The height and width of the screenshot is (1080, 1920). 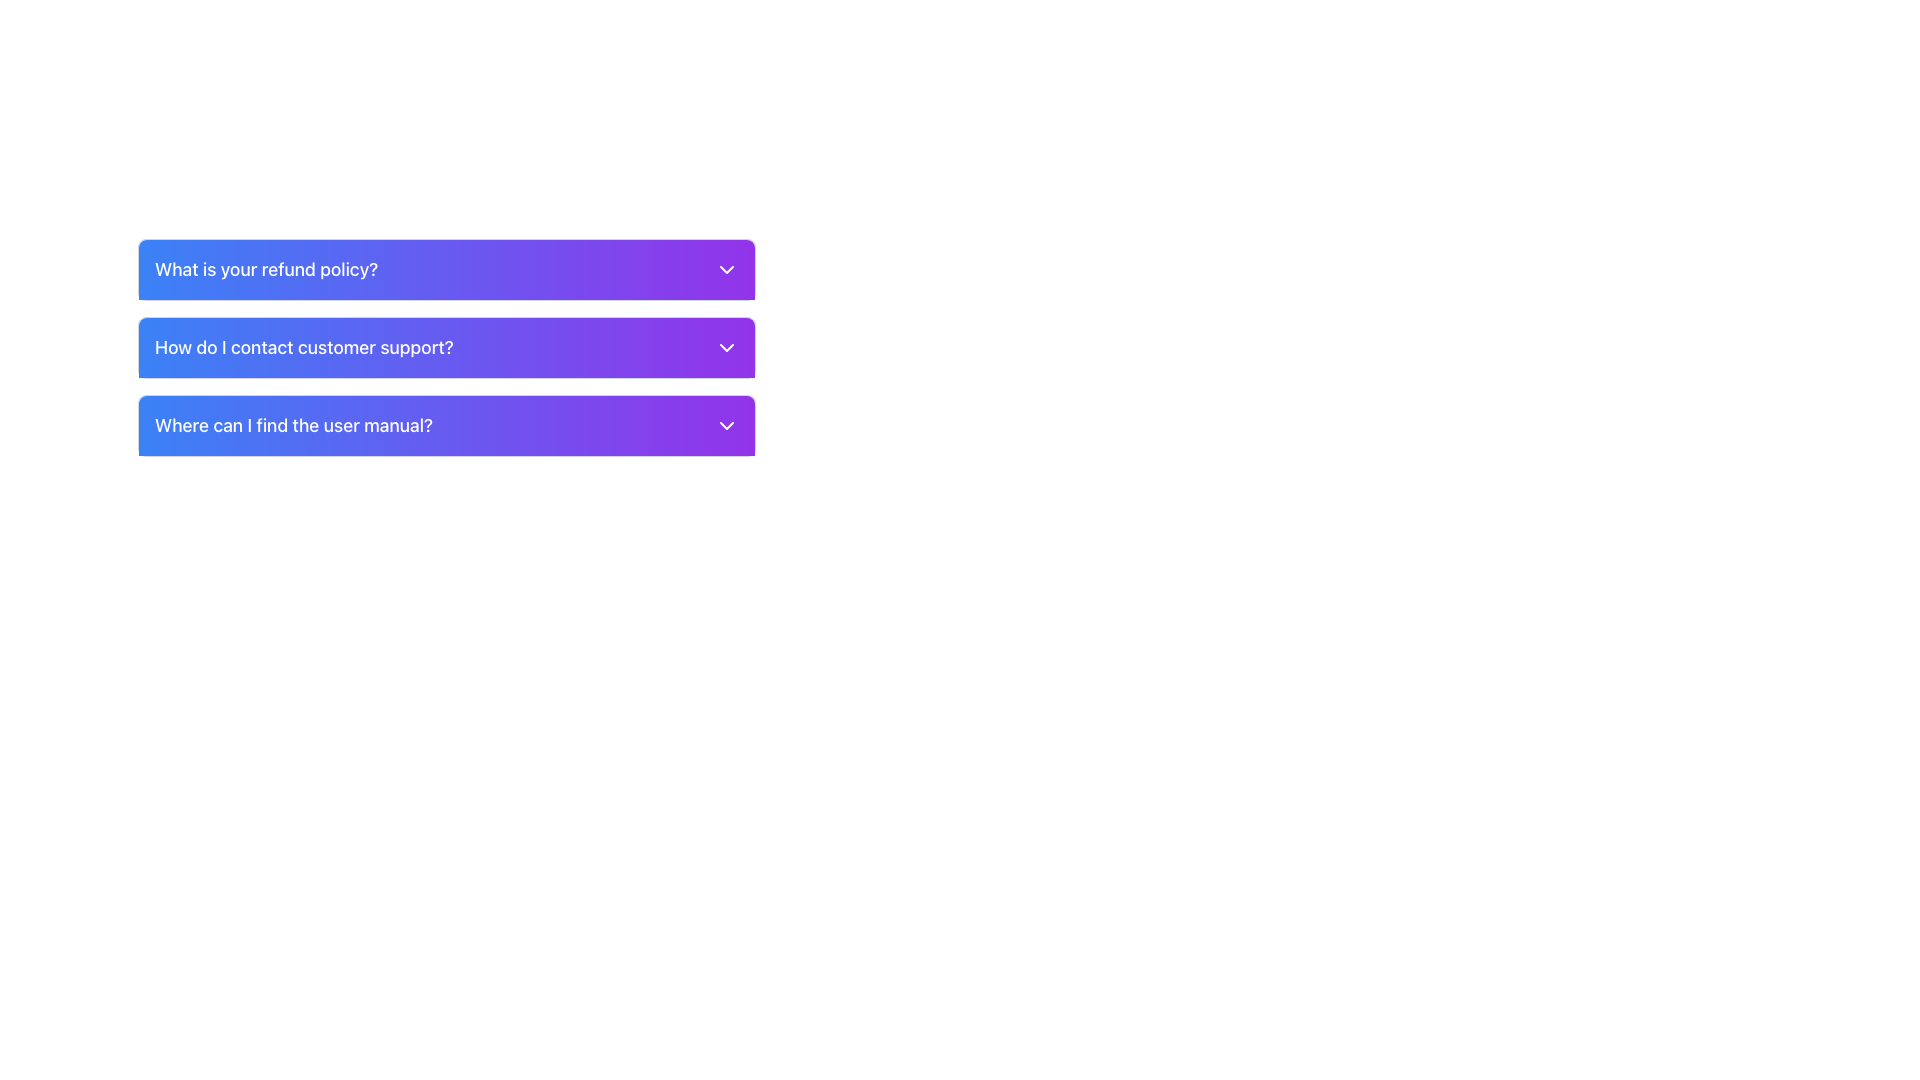 I want to click on the Chevron Icon located at the bottom right corner of the third question box, so click(x=725, y=424).